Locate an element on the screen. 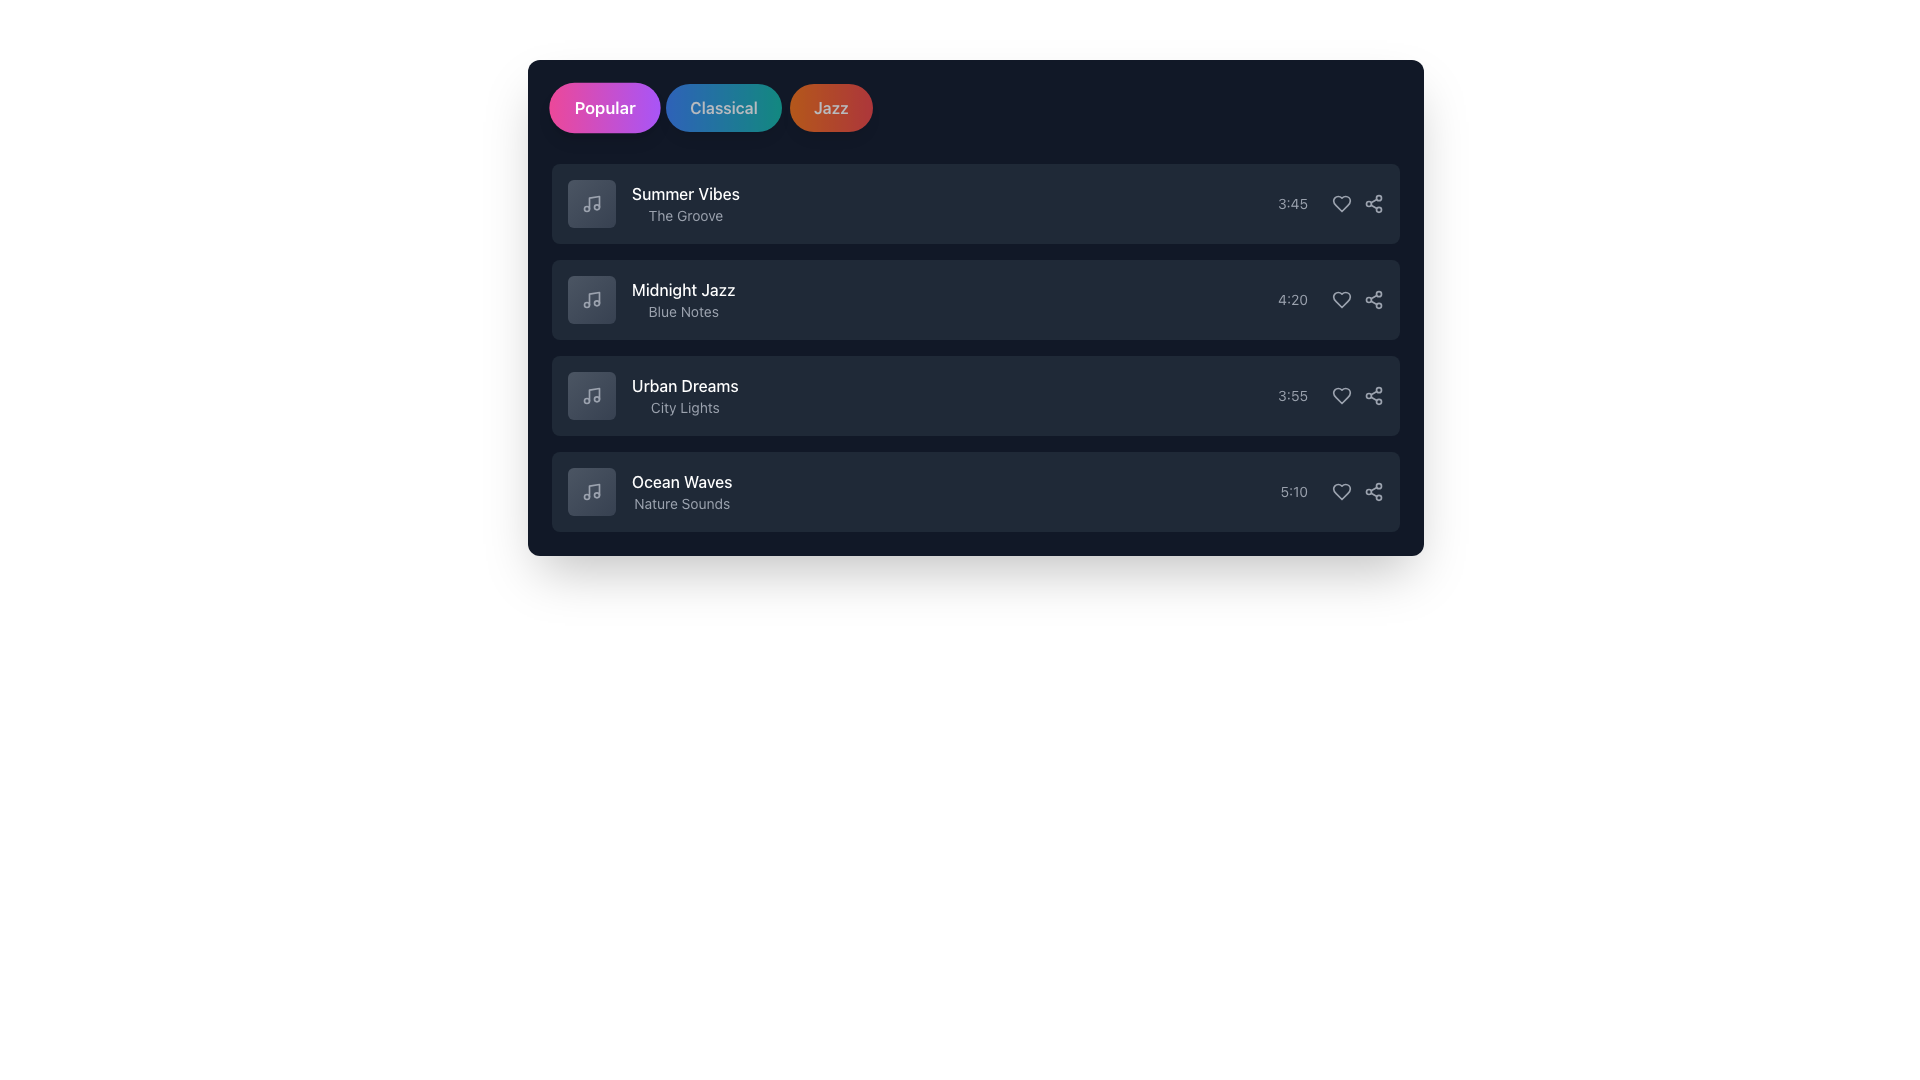 The height and width of the screenshot is (1080, 1920). the 'Classical' category button located between 'Popular' and 'Jazz' is located at coordinates (723, 108).